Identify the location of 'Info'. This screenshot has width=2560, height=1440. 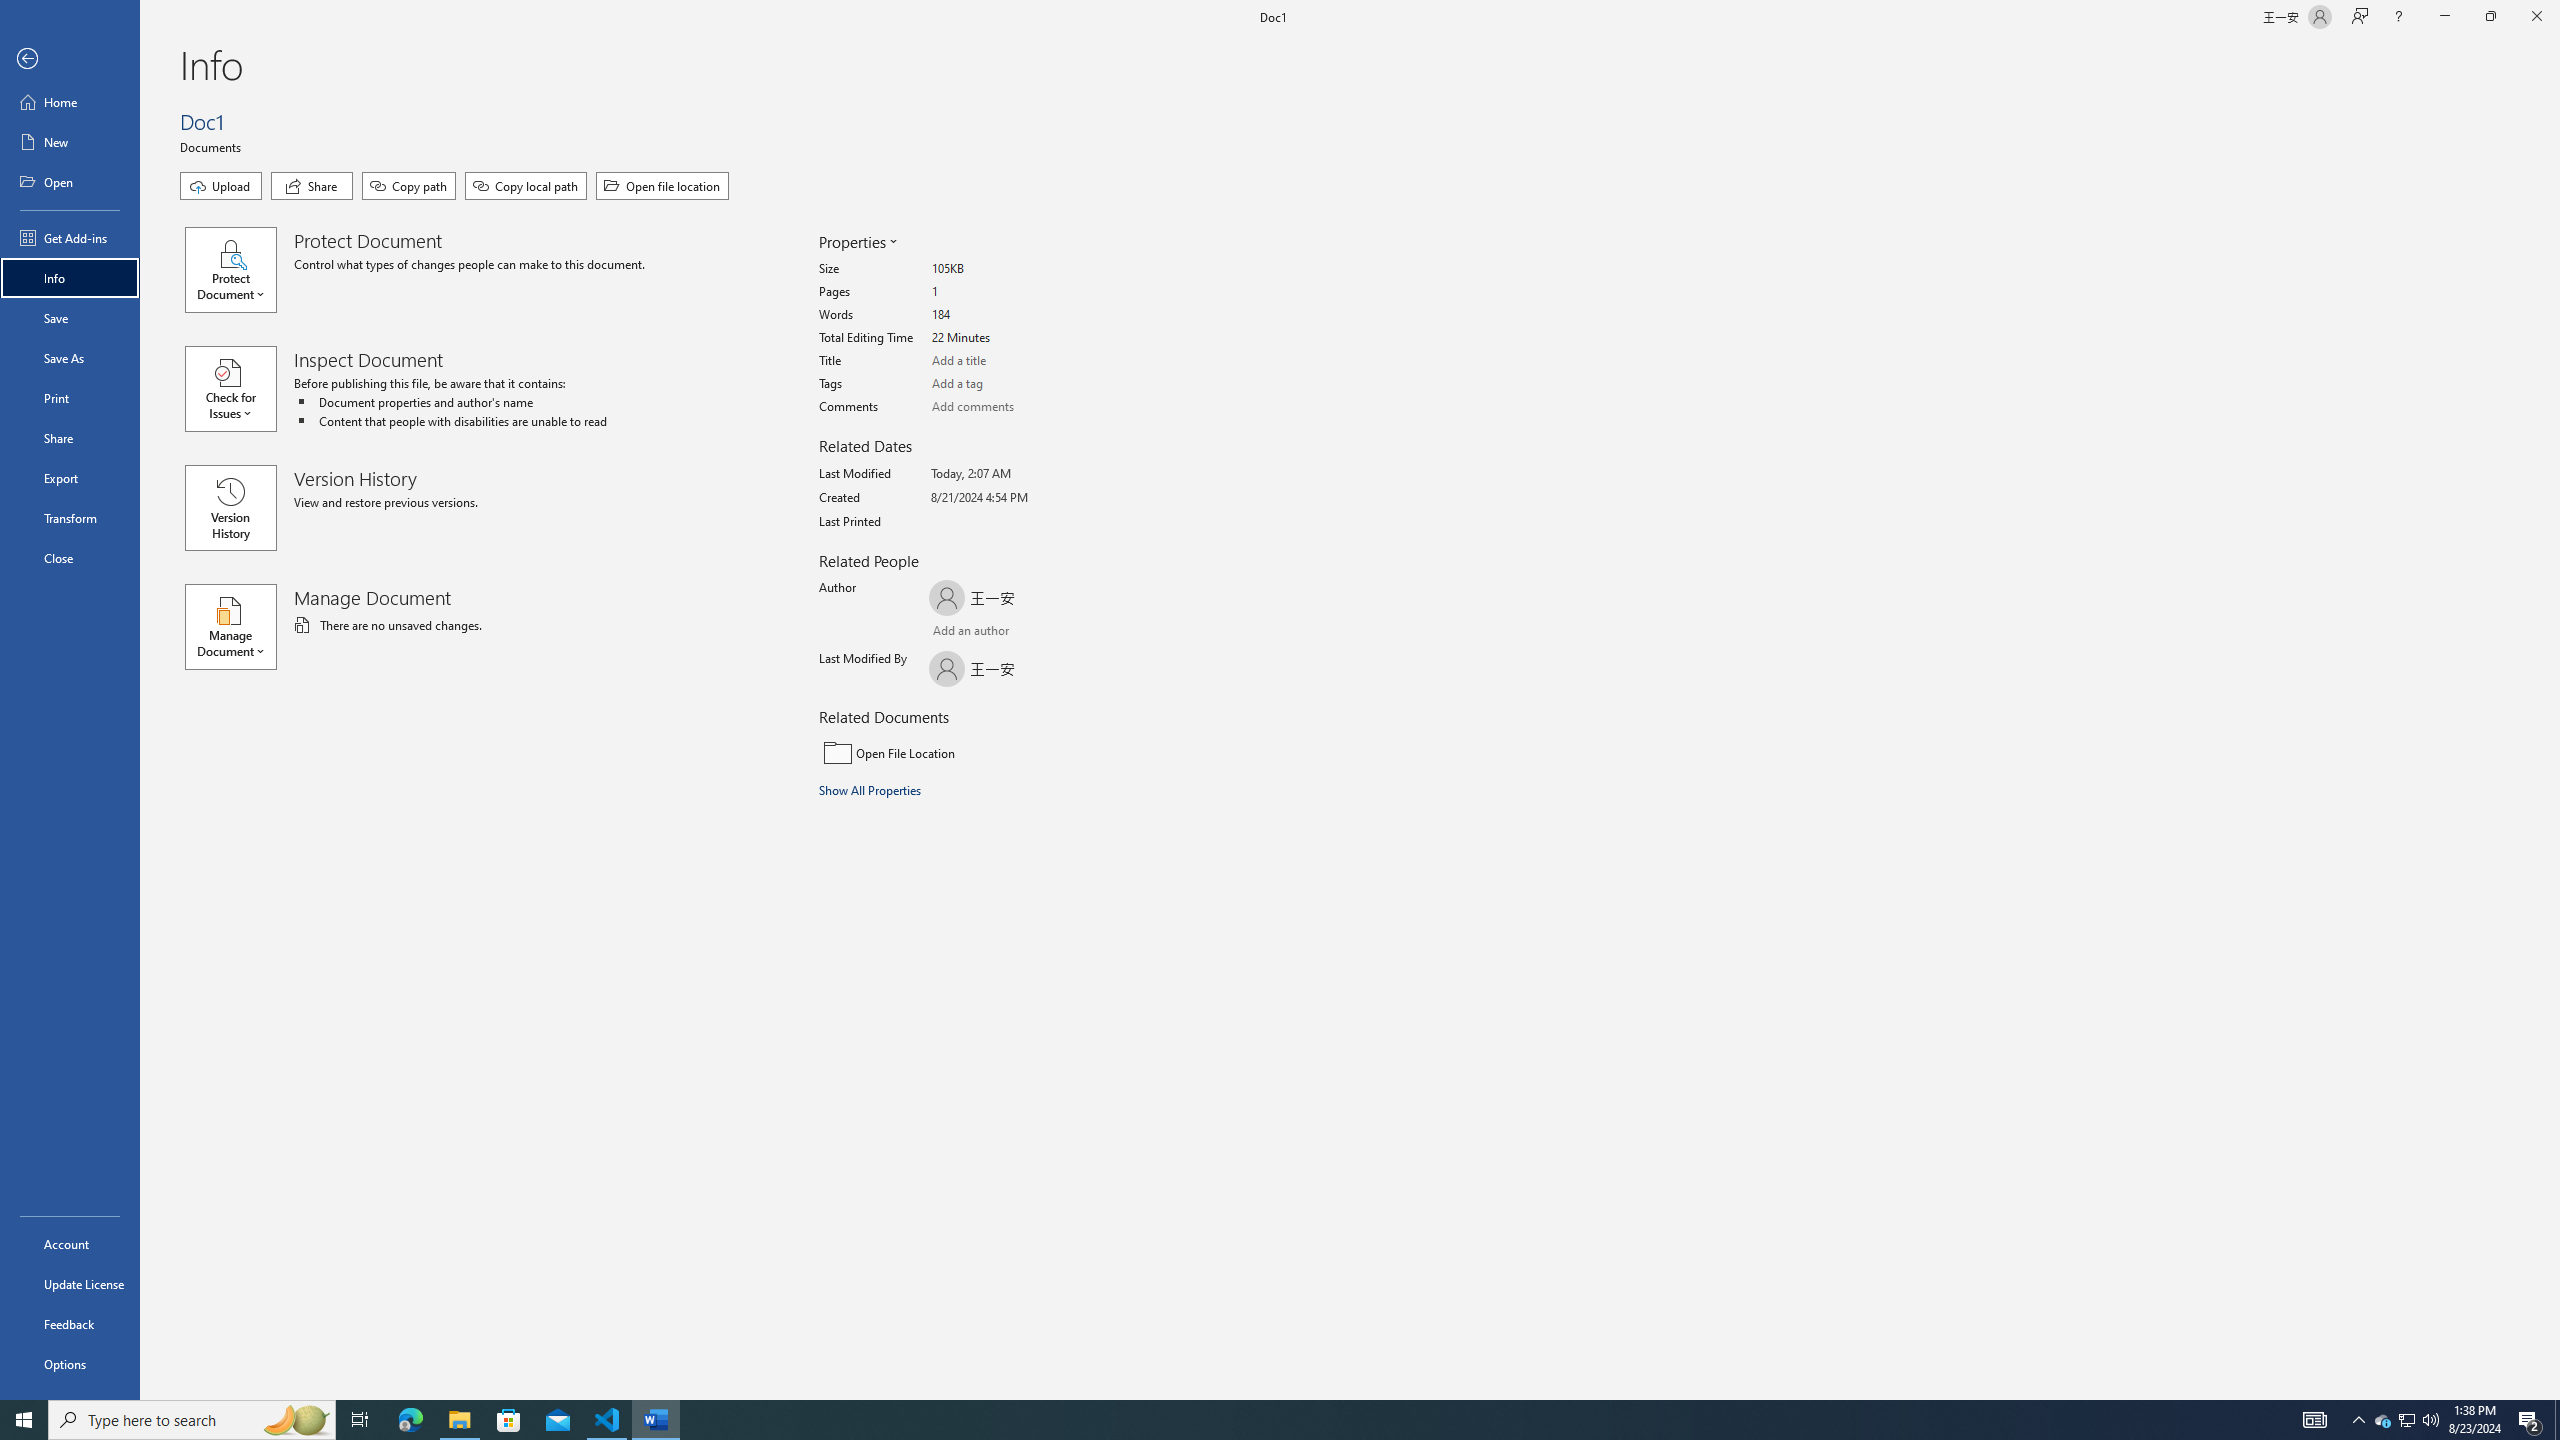
(69, 276).